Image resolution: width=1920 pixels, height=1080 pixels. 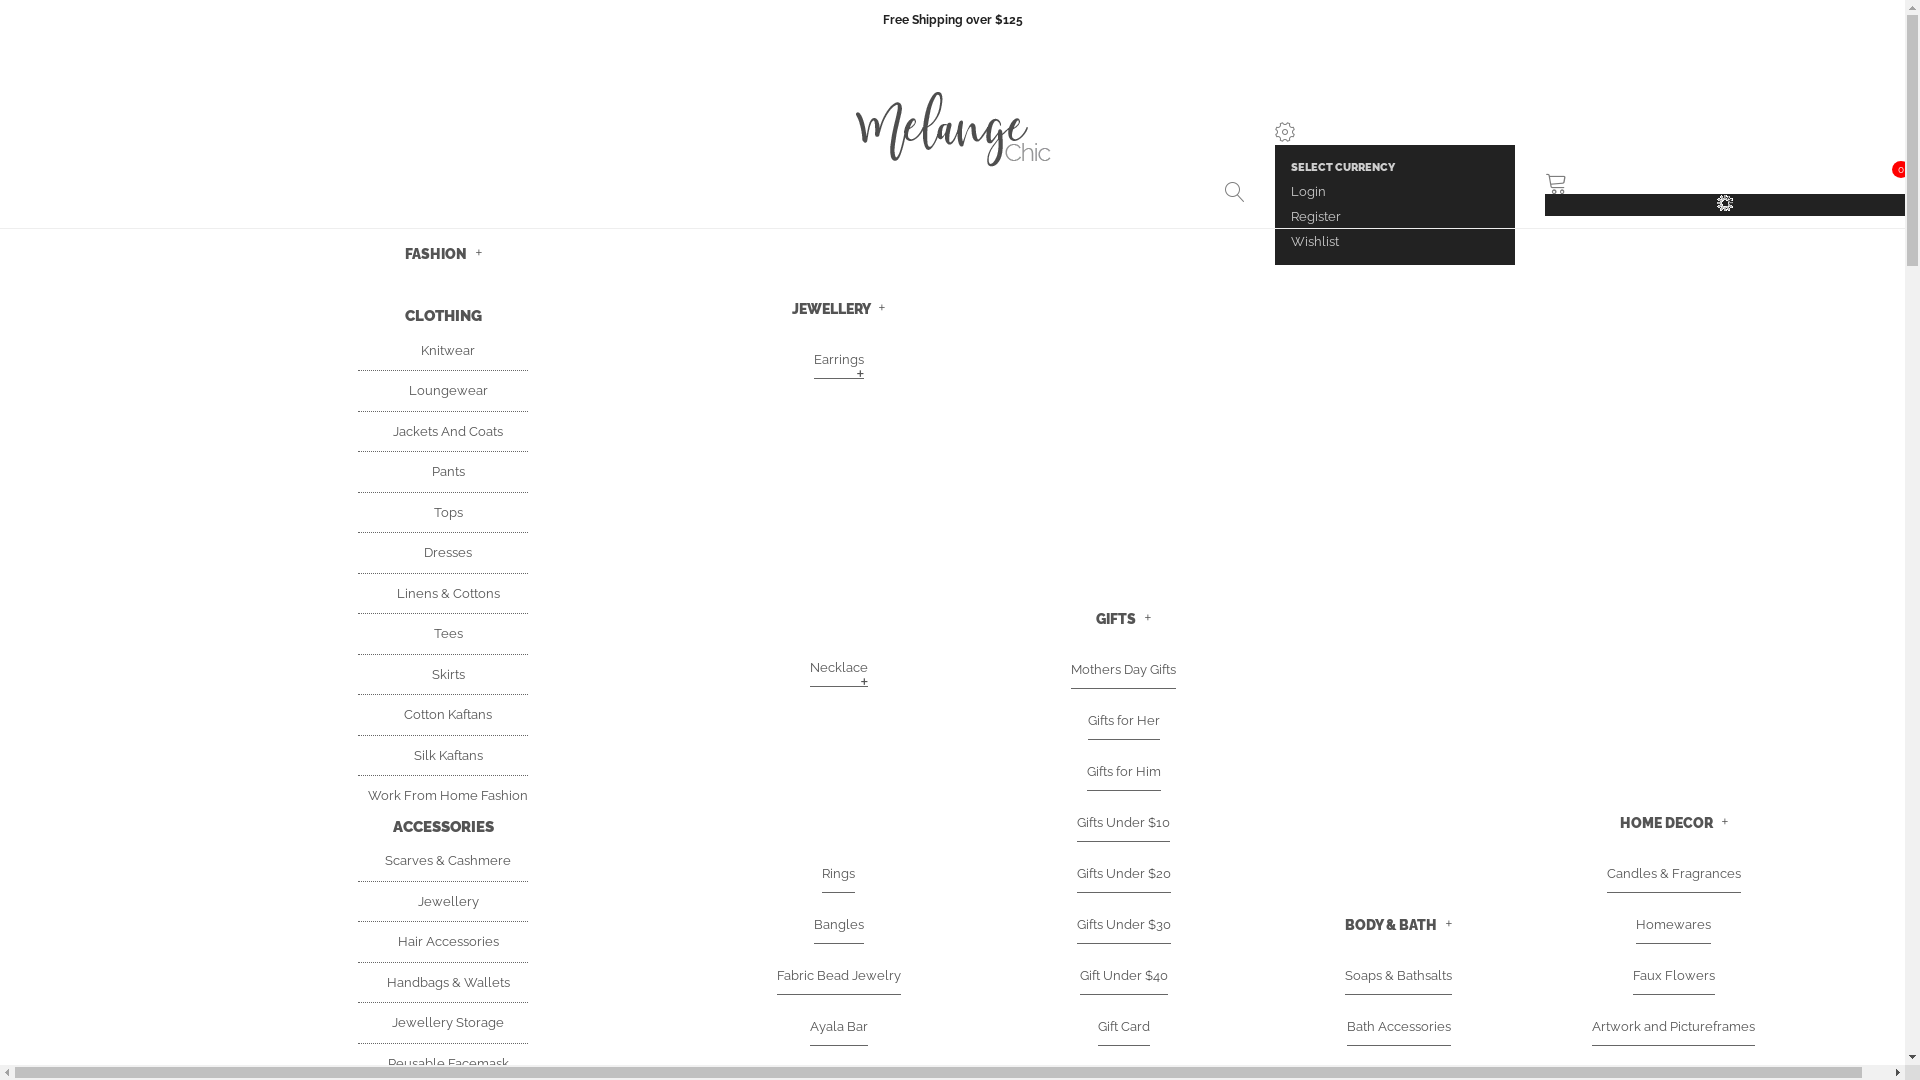 What do you see at coordinates (441, 713) in the screenshot?
I see `'Cotton Kaftans'` at bounding box center [441, 713].